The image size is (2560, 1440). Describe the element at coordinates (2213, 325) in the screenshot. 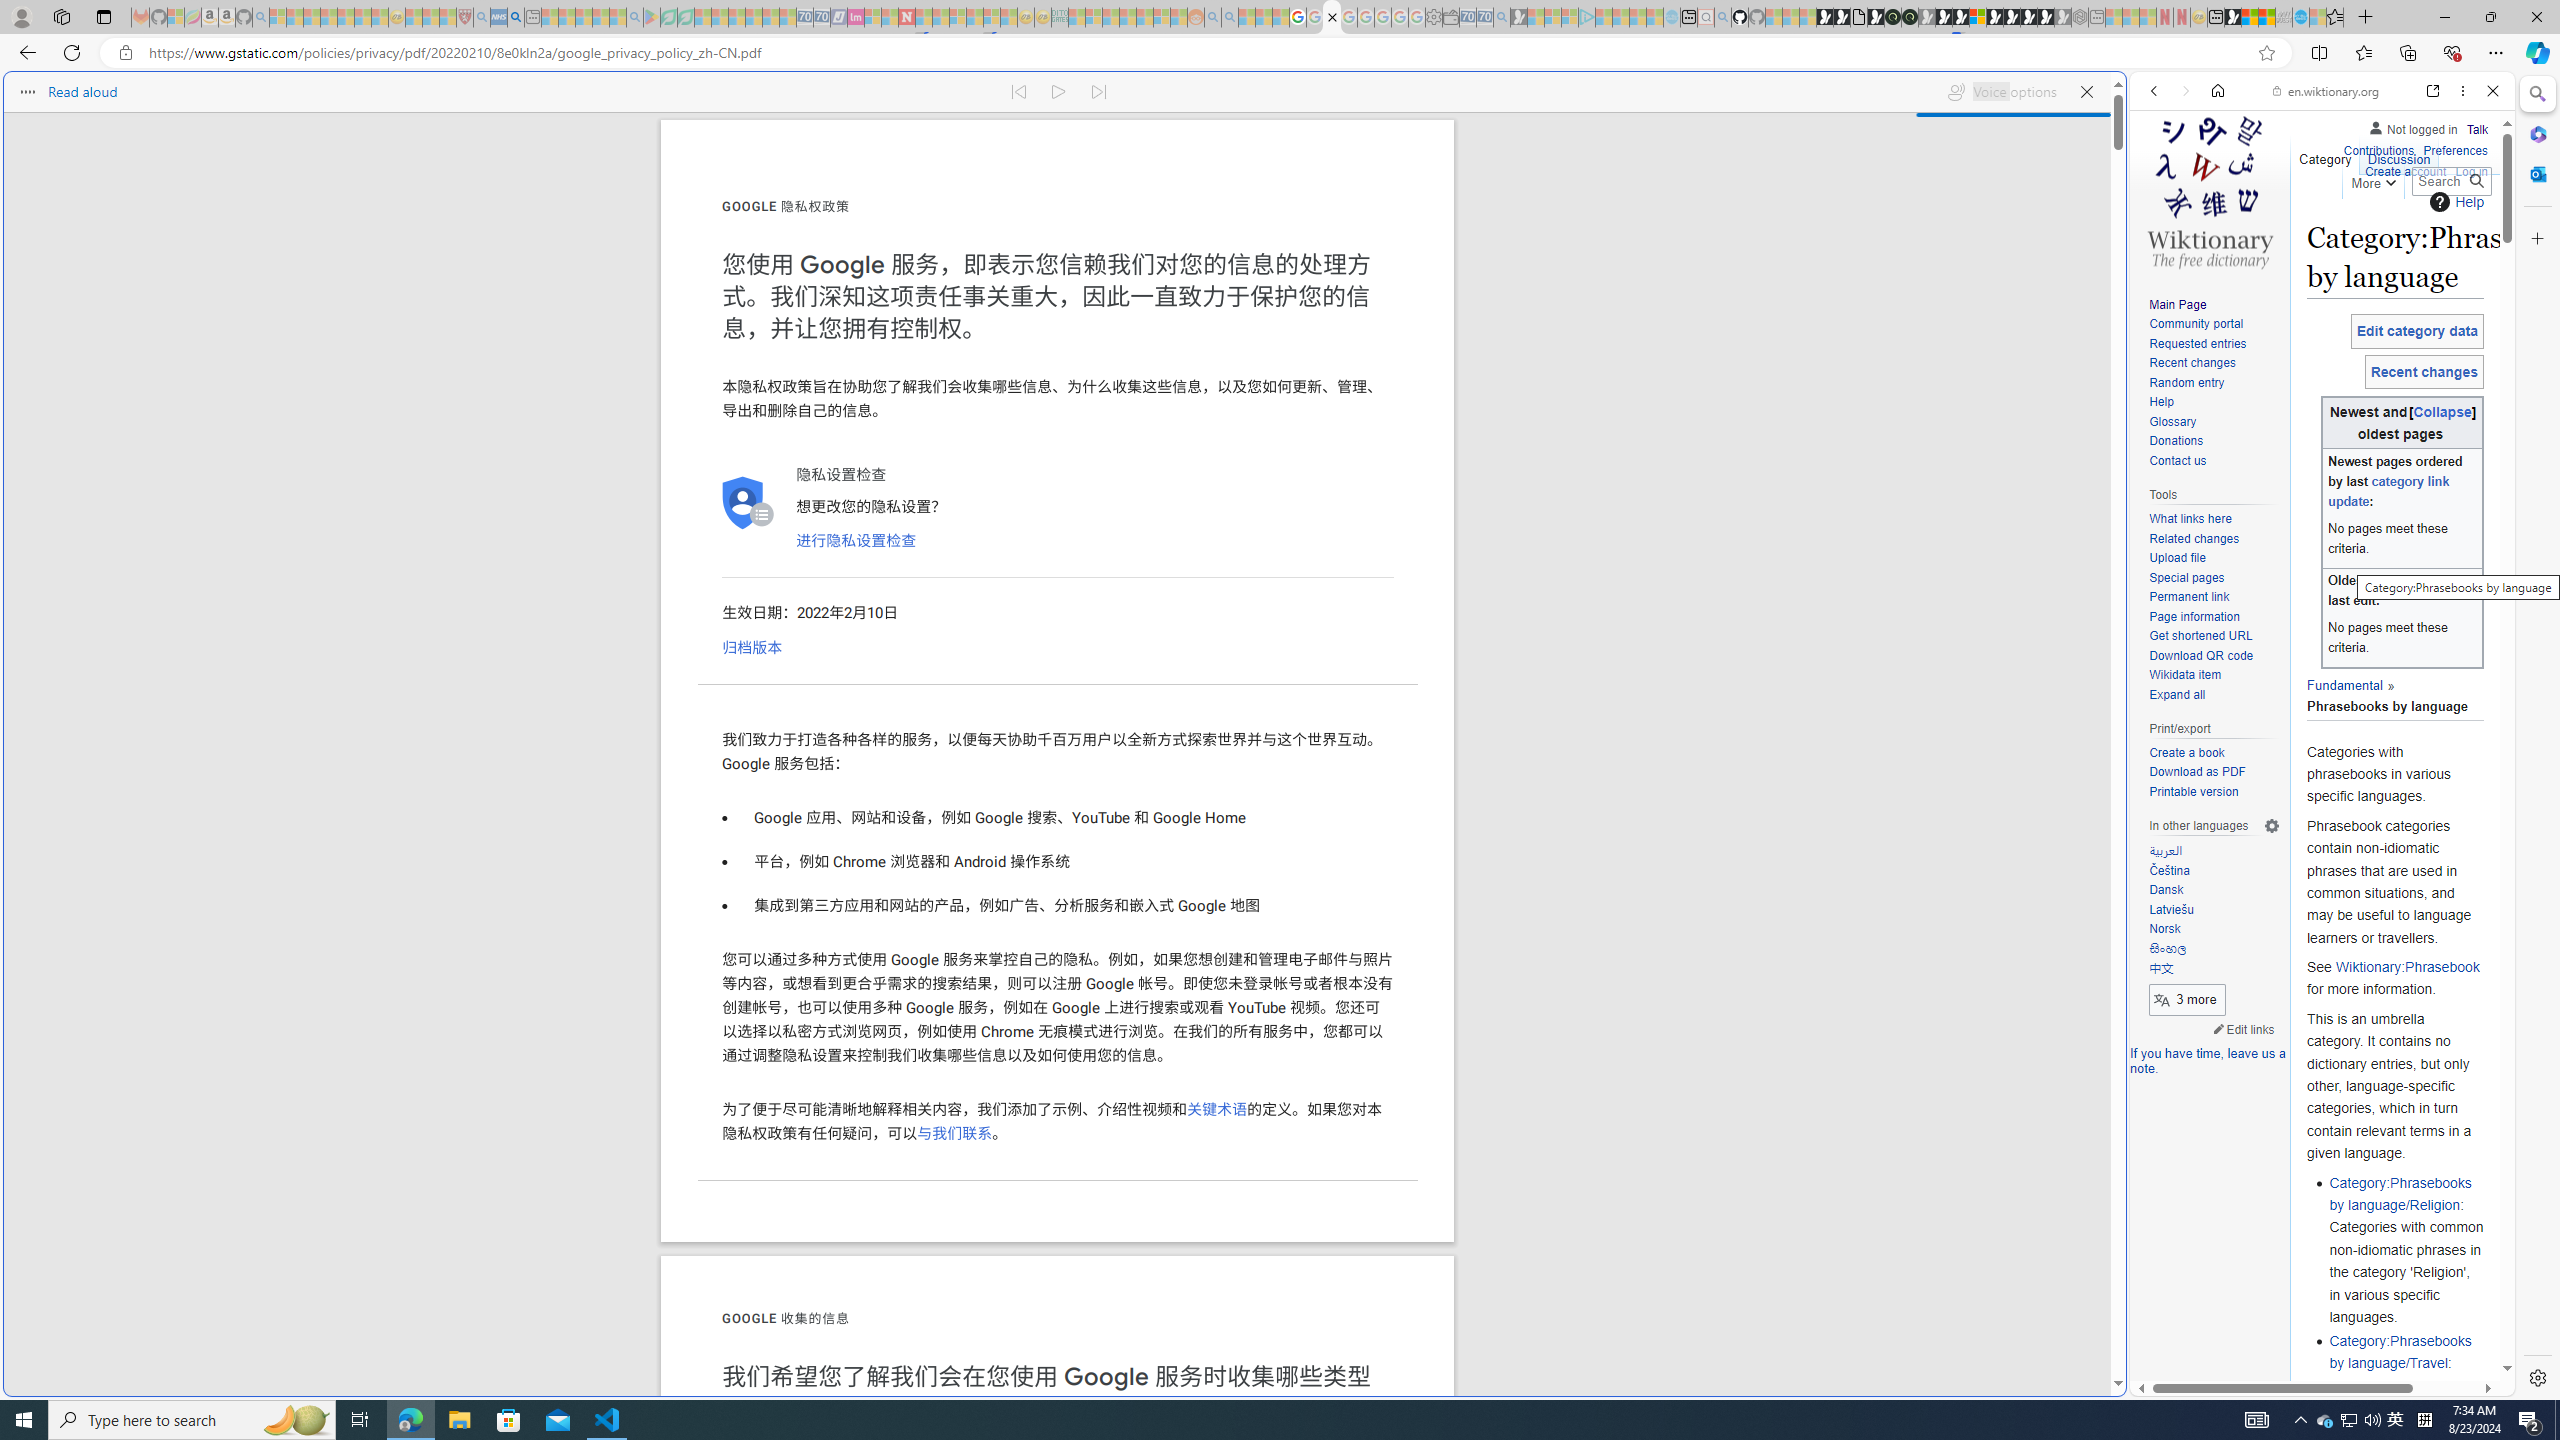

I see `'Community portal'` at that location.